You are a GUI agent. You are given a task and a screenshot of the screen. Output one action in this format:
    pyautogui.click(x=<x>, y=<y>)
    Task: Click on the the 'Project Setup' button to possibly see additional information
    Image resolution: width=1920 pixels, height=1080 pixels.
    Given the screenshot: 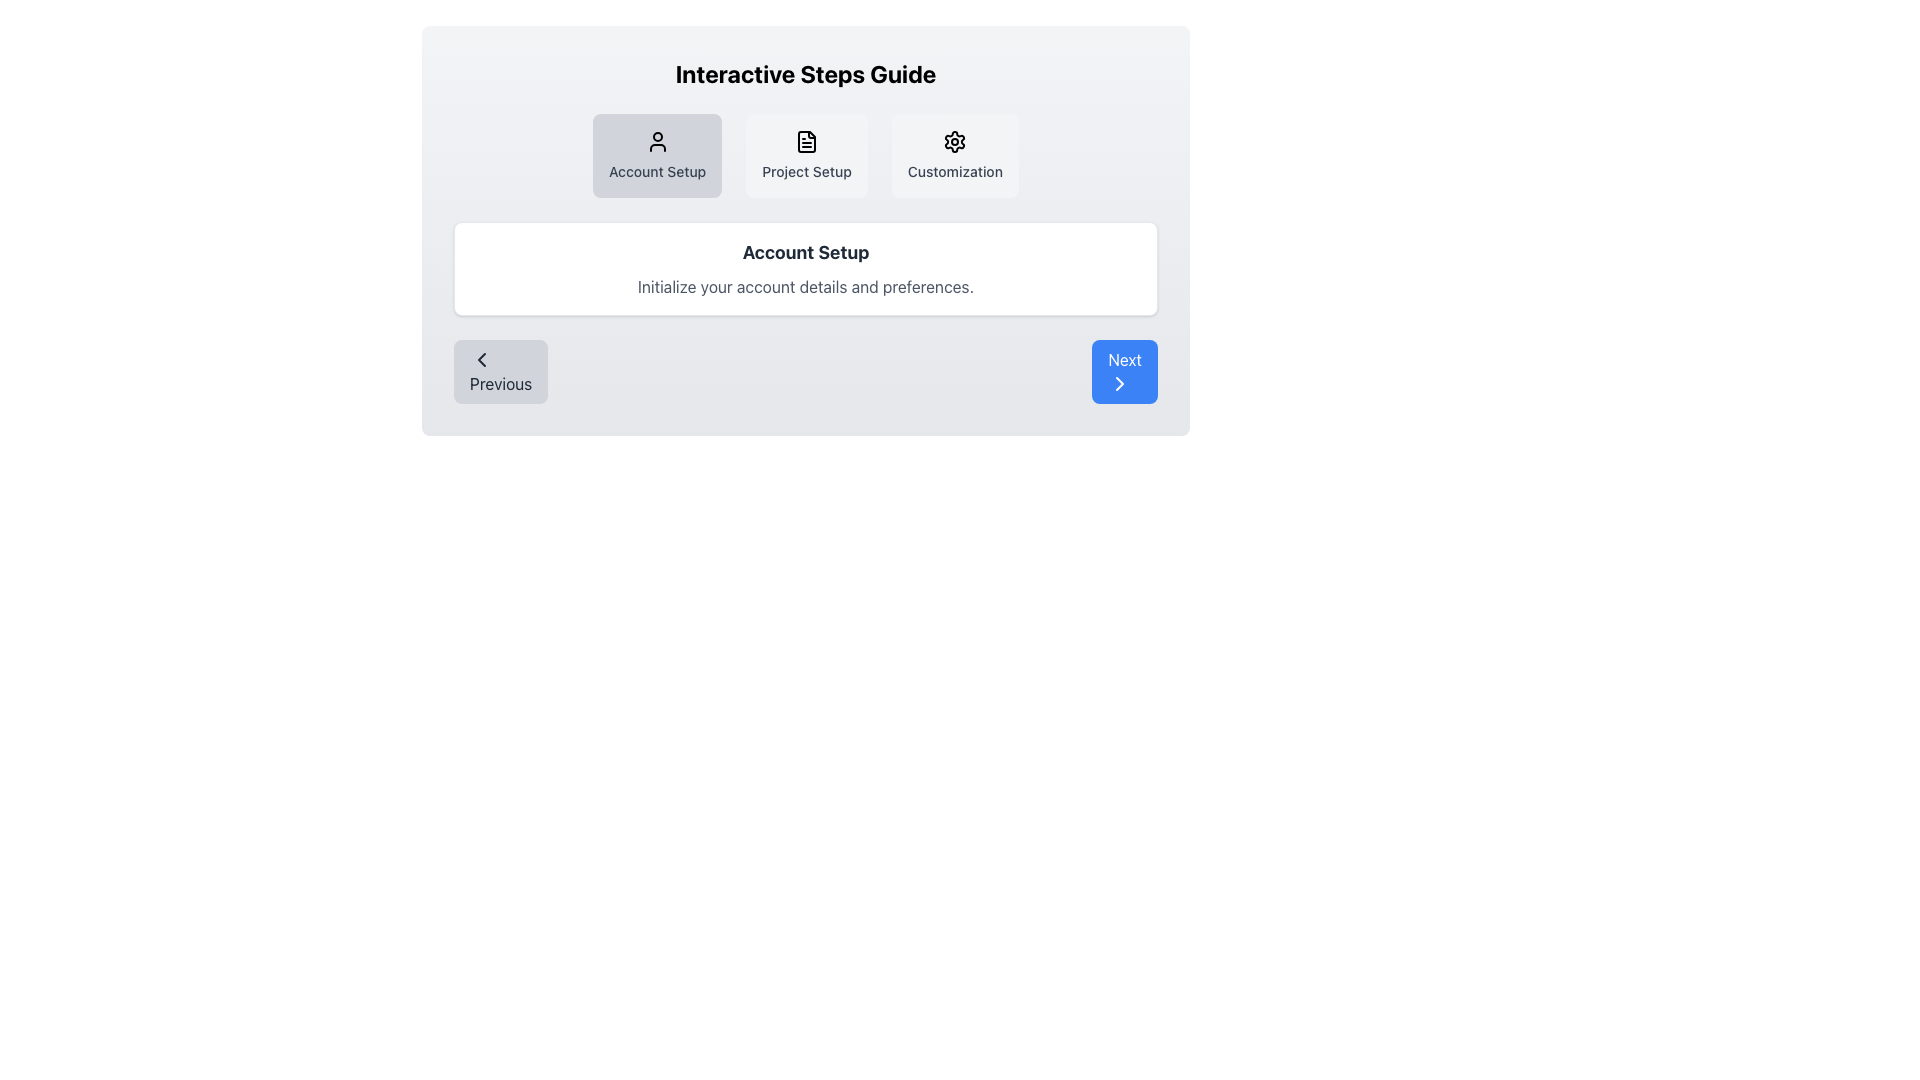 What is the action you would take?
    pyautogui.click(x=806, y=154)
    